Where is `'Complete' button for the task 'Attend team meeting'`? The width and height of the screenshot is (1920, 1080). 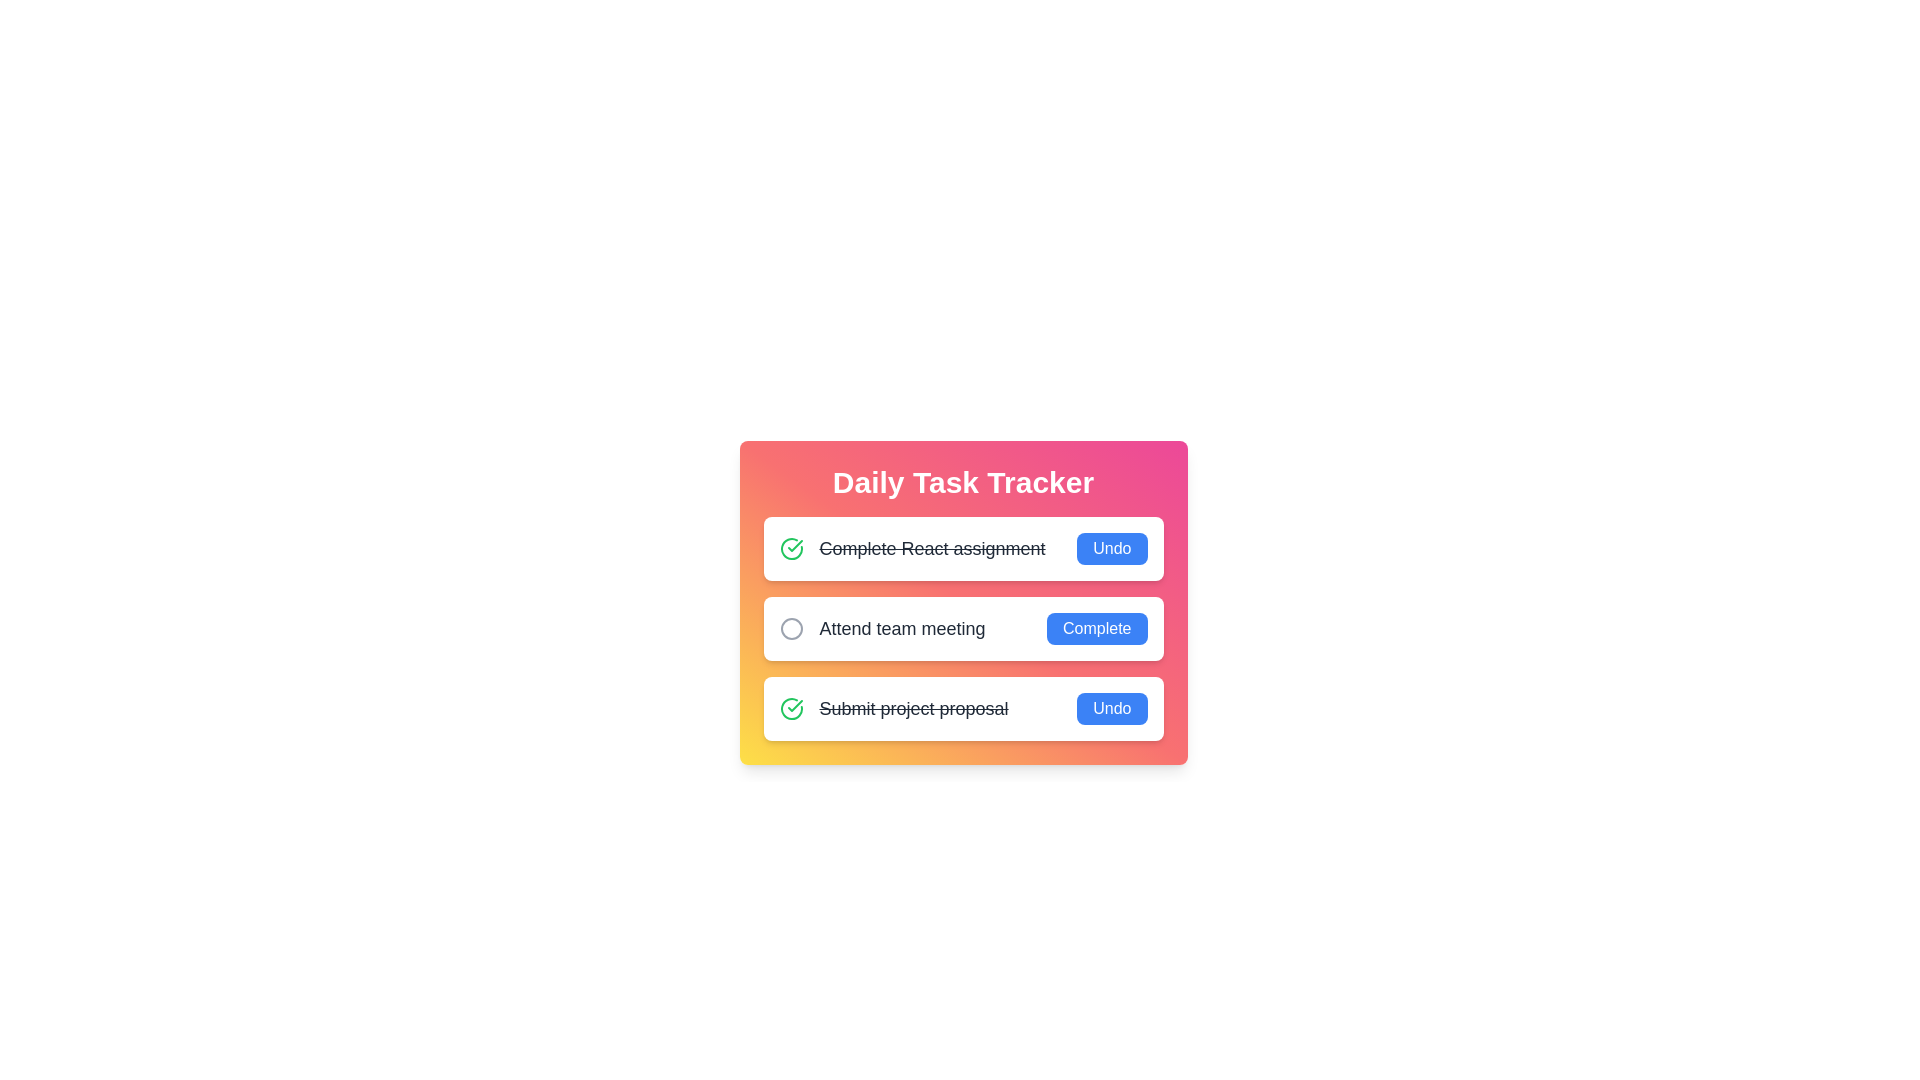 'Complete' button for the task 'Attend team meeting' is located at coordinates (1096, 627).